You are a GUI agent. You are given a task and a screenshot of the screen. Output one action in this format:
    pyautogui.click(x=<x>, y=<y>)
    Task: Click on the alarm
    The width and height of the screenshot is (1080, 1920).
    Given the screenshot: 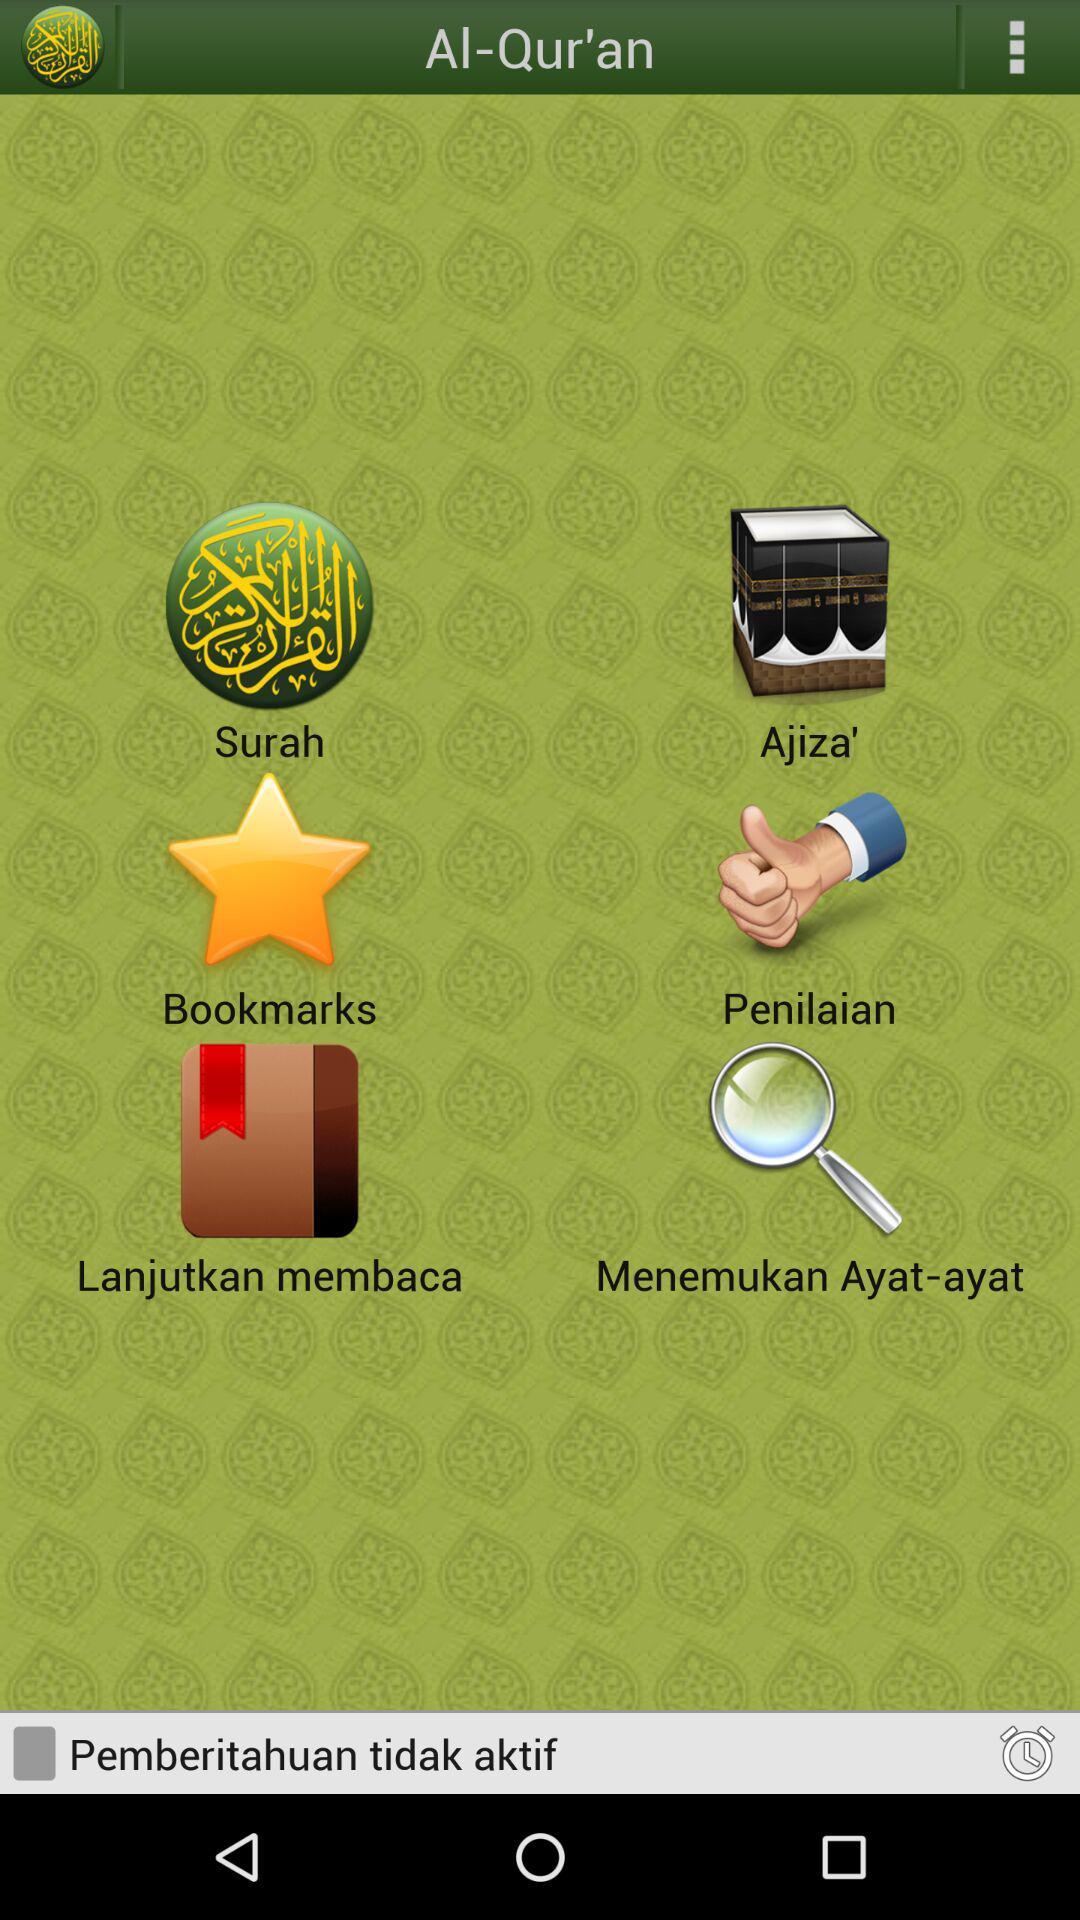 What is the action you would take?
    pyautogui.click(x=1027, y=1752)
    